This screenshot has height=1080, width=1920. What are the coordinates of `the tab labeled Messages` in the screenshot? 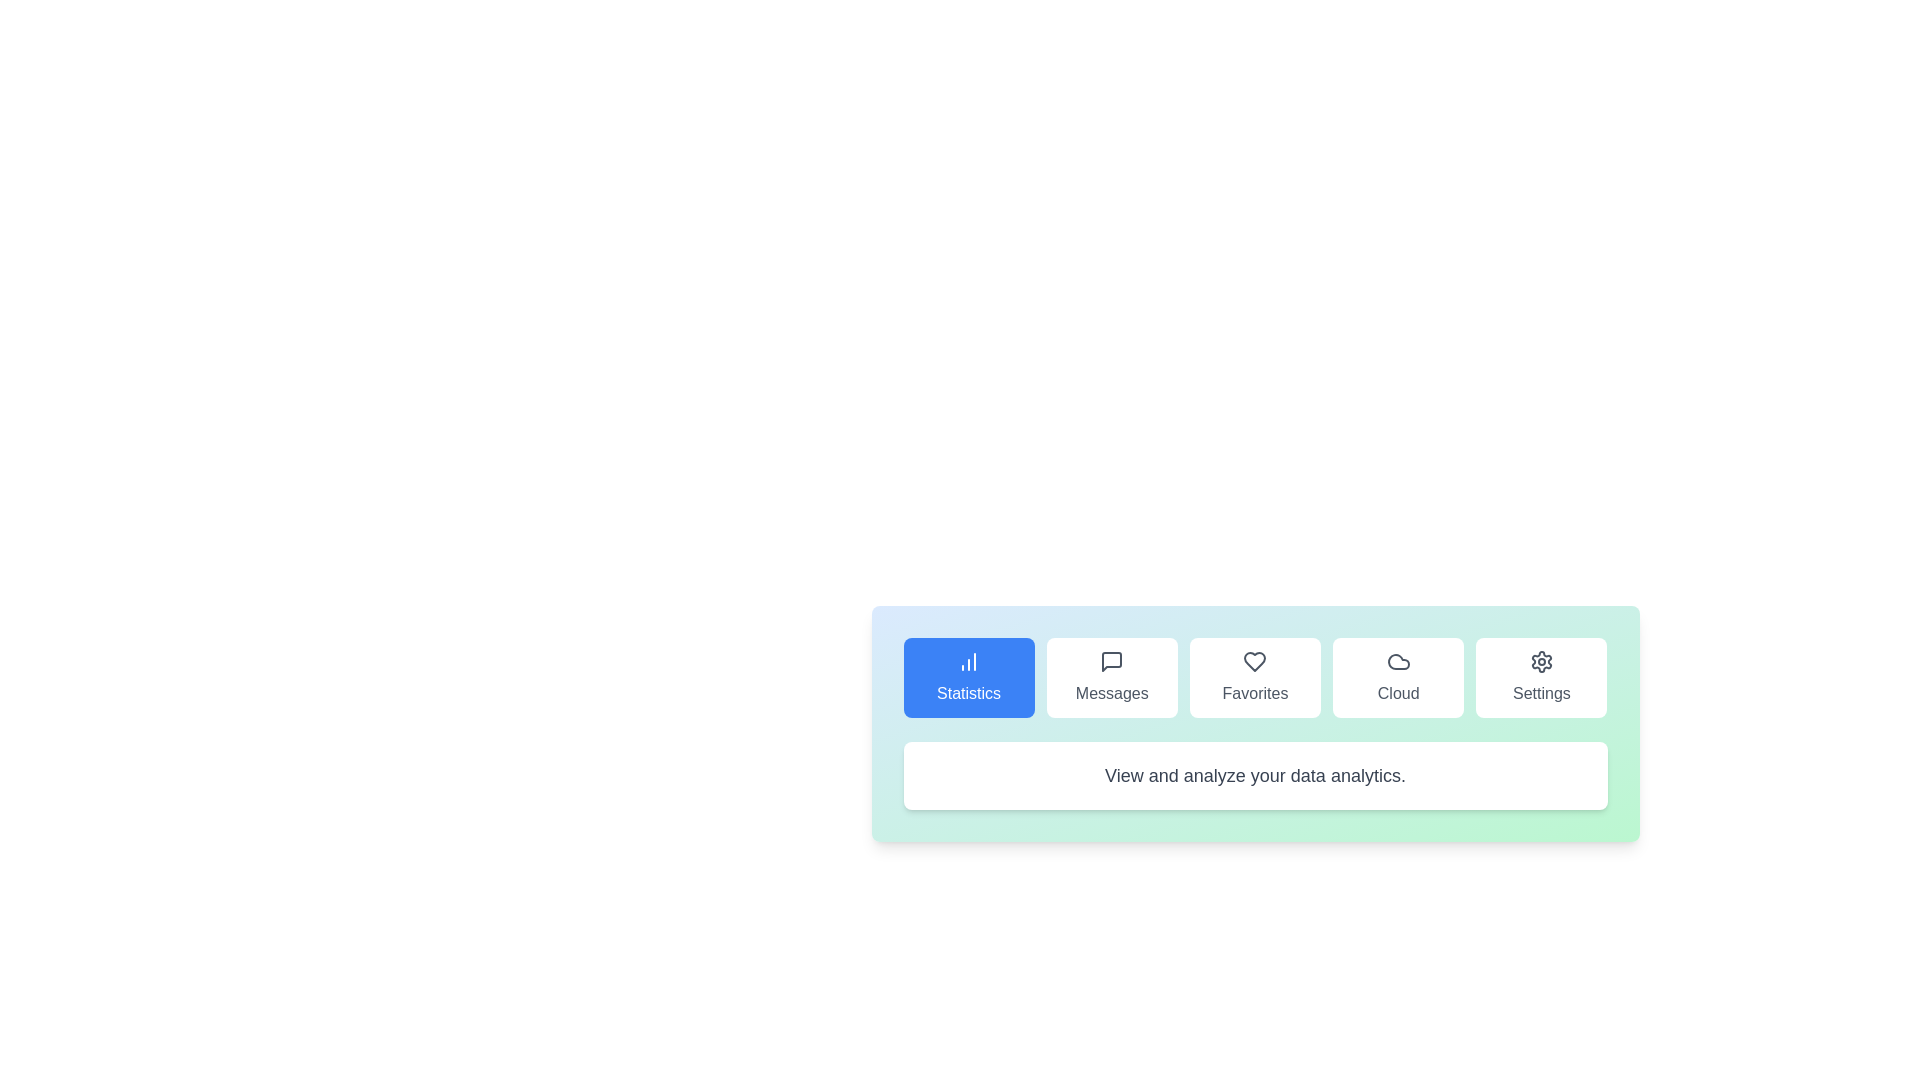 It's located at (1111, 677).